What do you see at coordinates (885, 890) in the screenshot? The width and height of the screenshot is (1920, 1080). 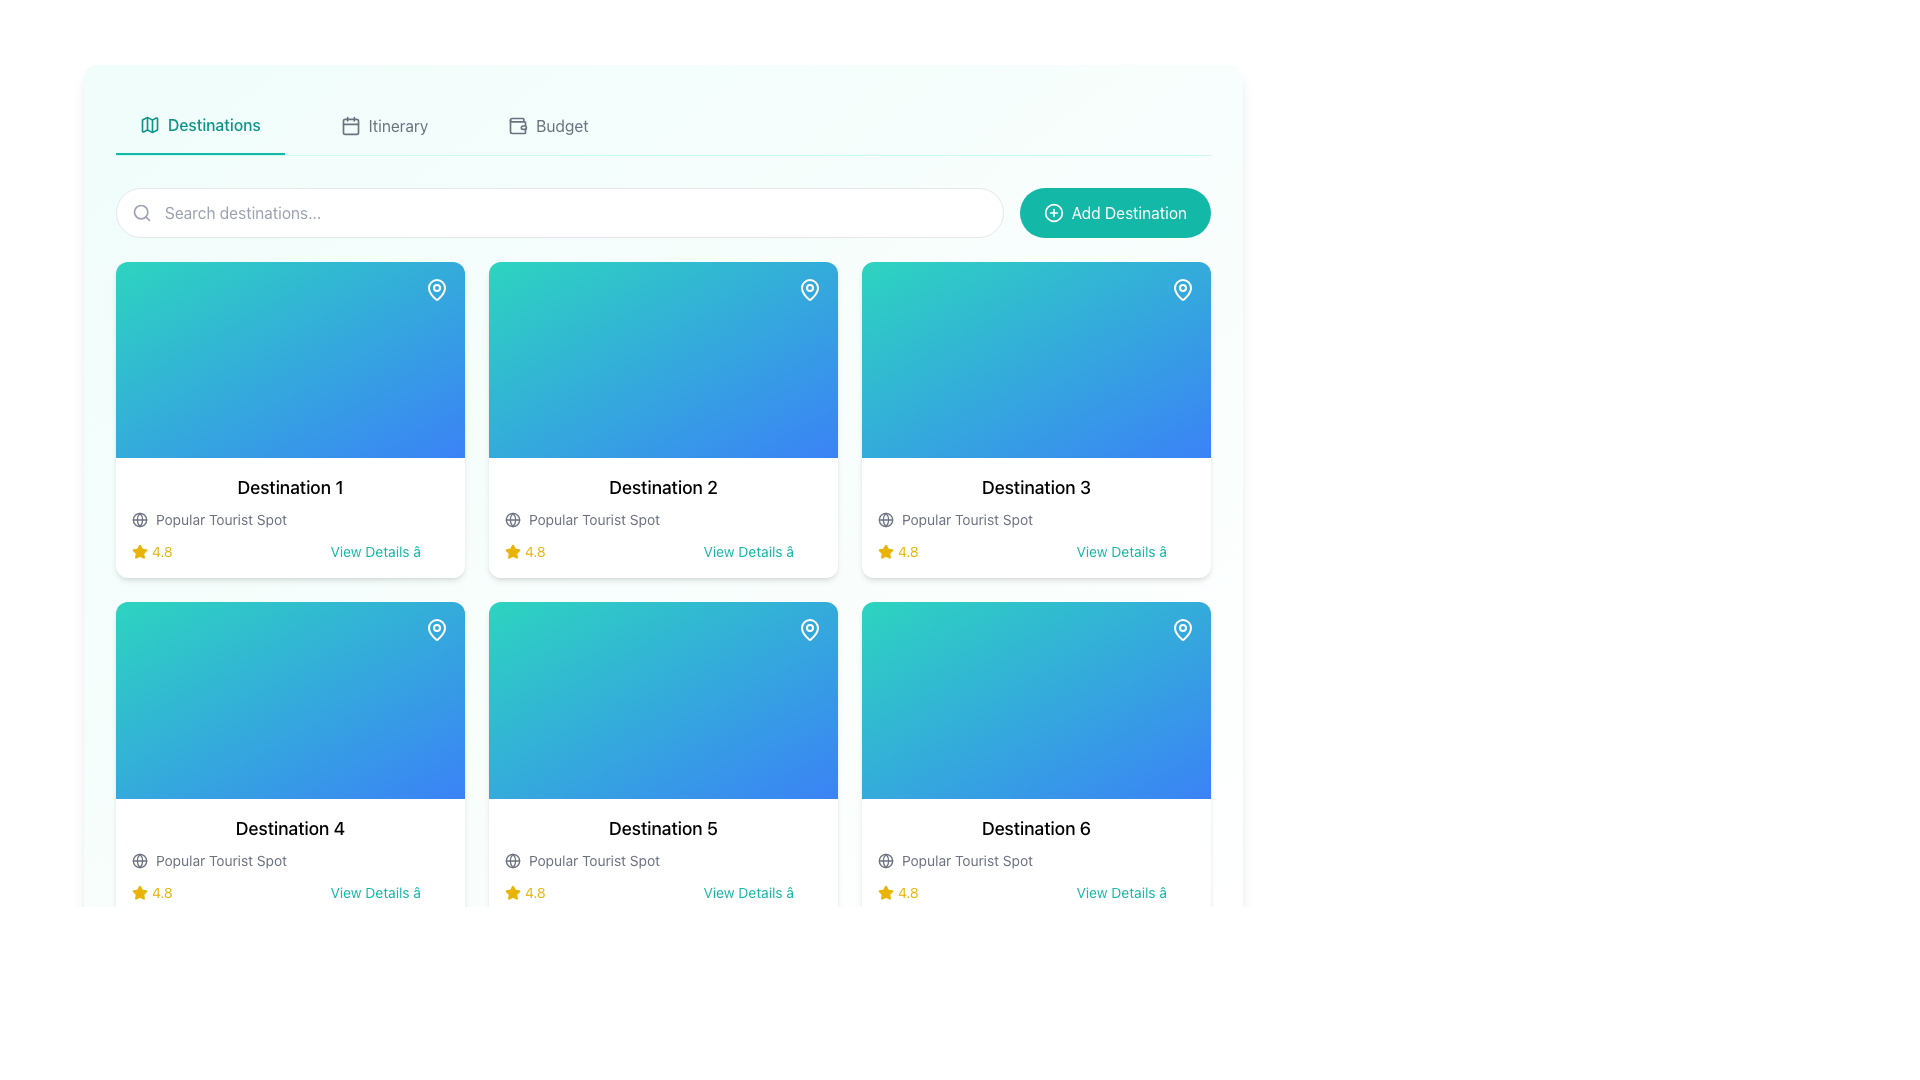 I see `the star icon that represents a rating of '4.8' for the associated destination, located in the last card of the second row in the grid layout` at bounding box center [885, 890].